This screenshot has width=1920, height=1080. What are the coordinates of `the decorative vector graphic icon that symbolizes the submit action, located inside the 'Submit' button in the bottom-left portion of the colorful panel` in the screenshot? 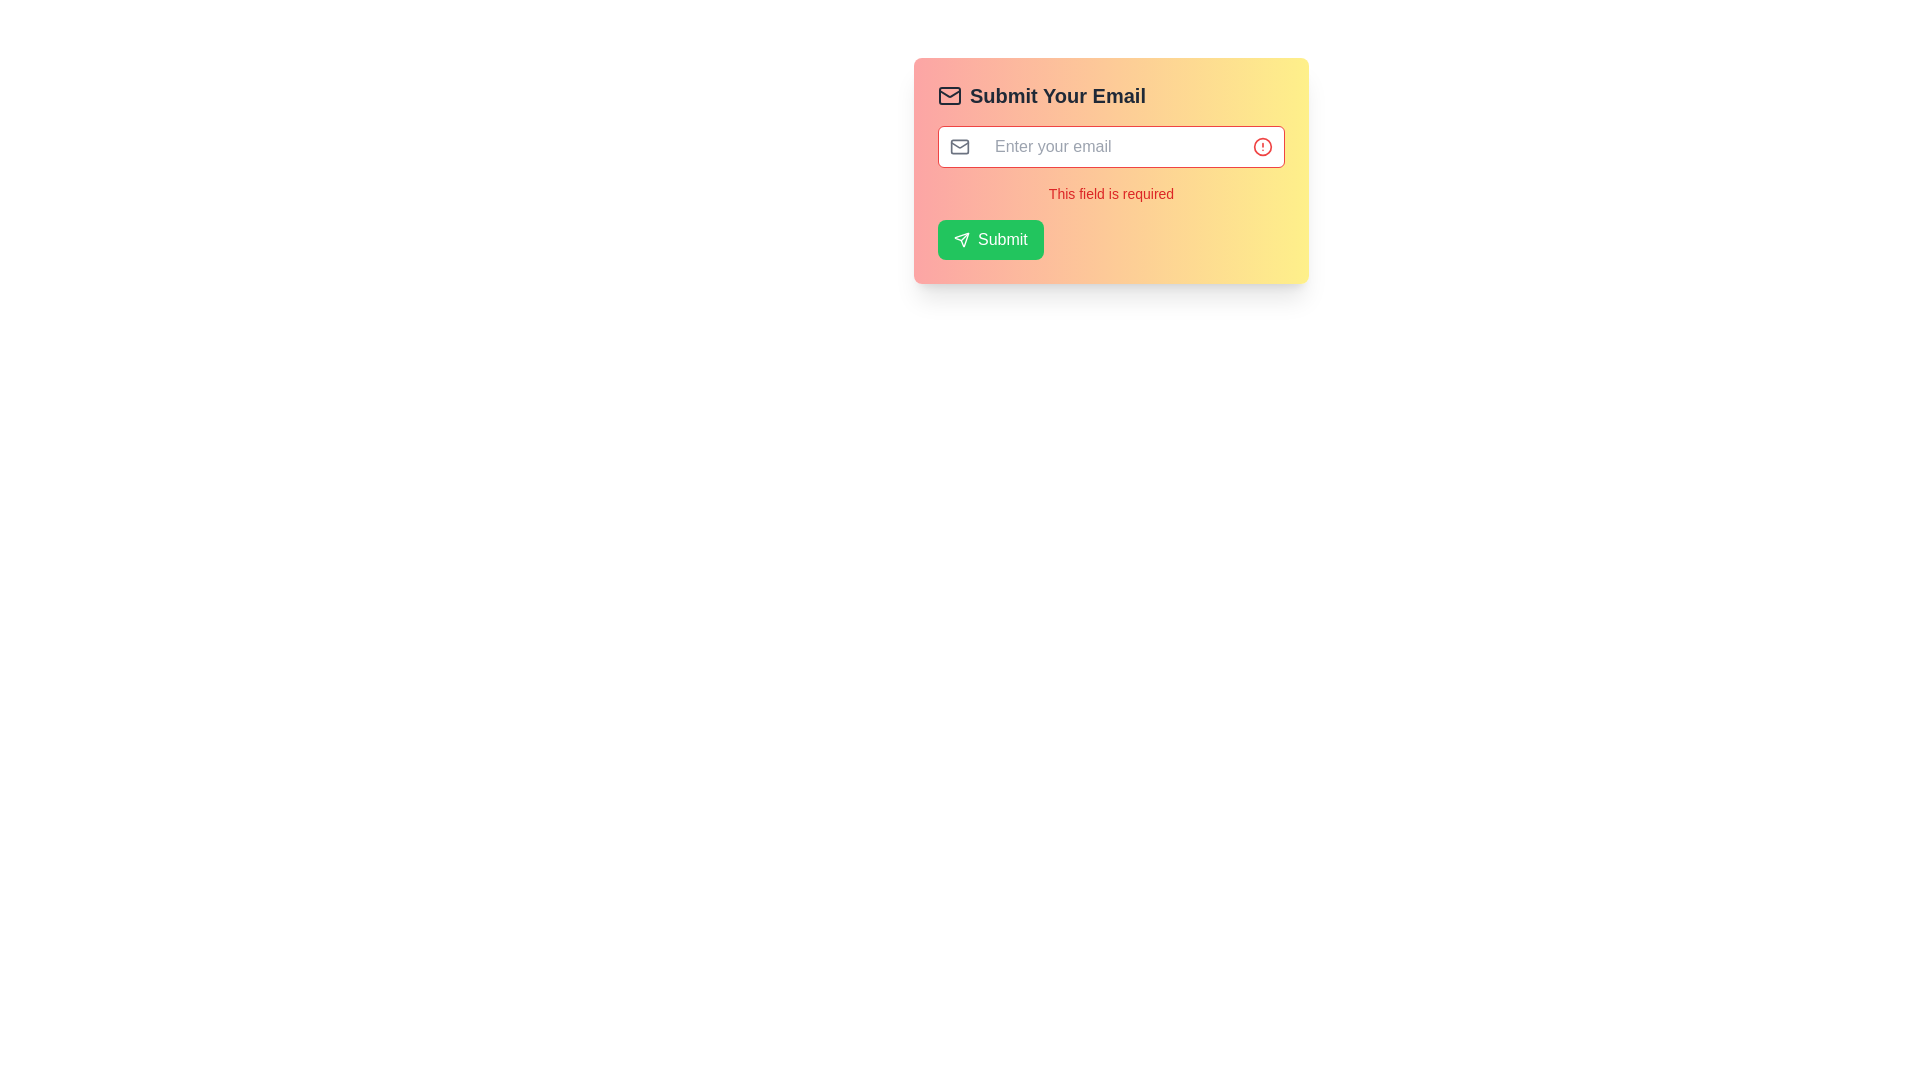 It's located at (961, 238).